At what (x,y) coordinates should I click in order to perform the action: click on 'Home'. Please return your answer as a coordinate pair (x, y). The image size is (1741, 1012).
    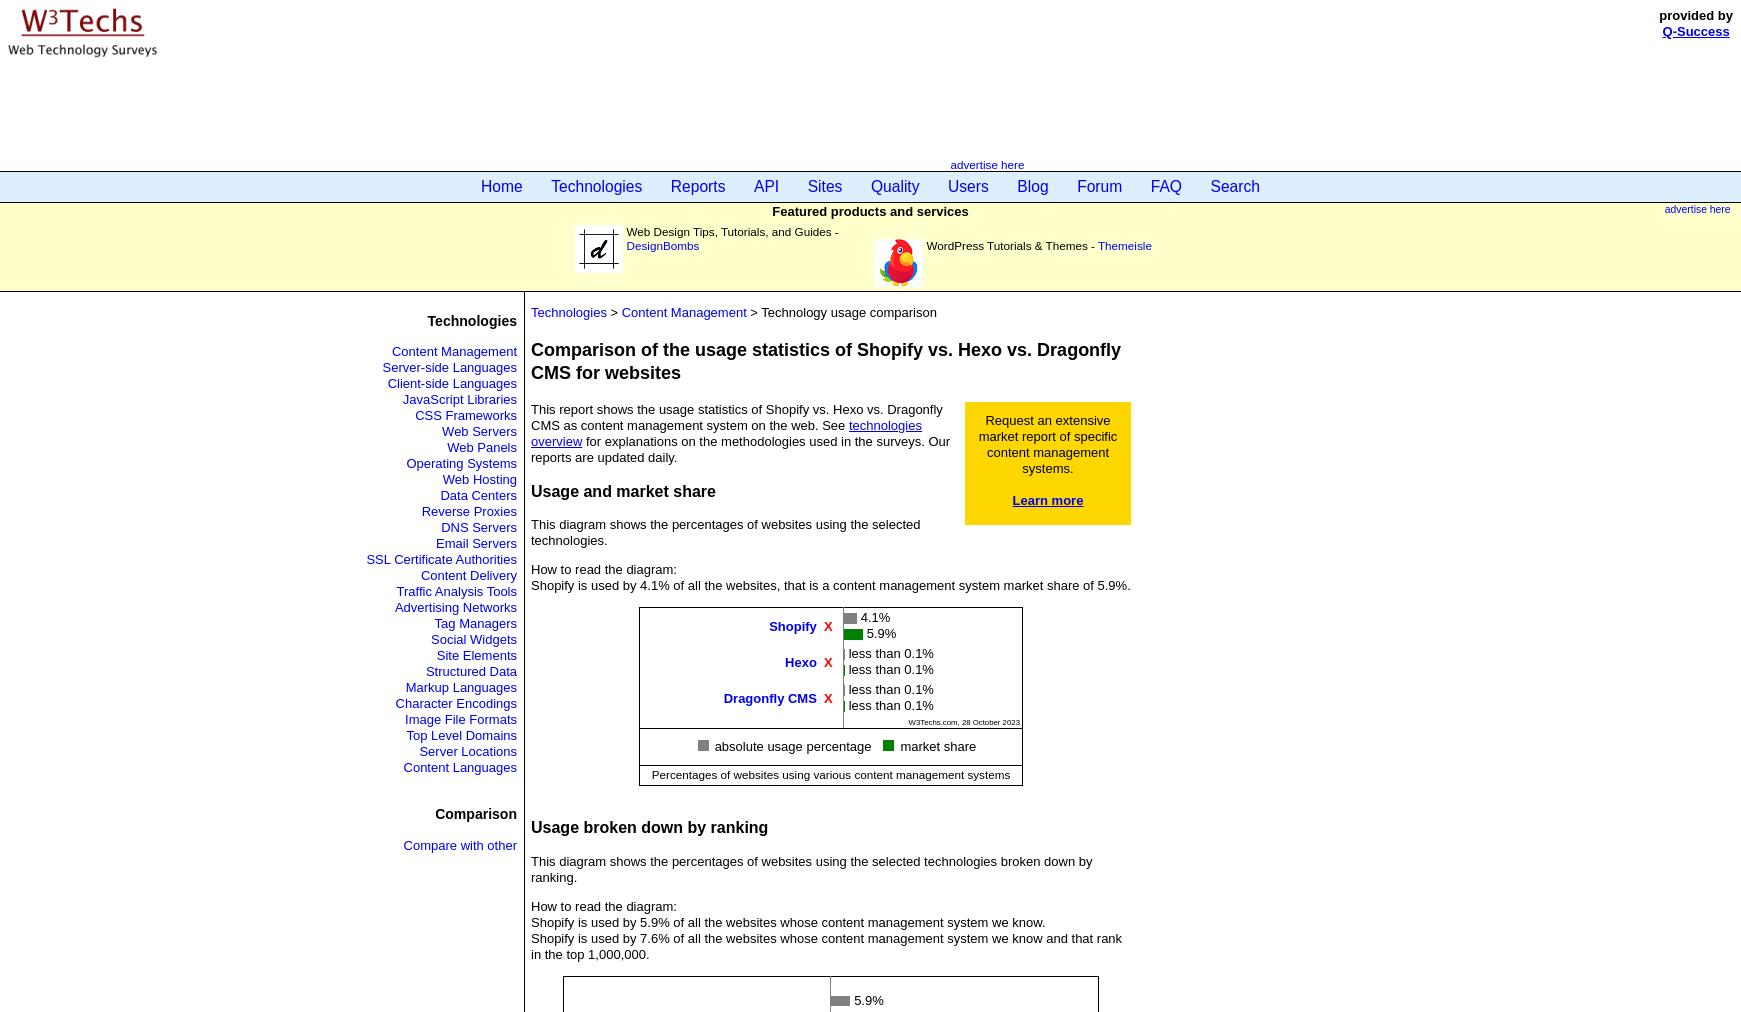
    Looking at the image, I should click on (500, 186).